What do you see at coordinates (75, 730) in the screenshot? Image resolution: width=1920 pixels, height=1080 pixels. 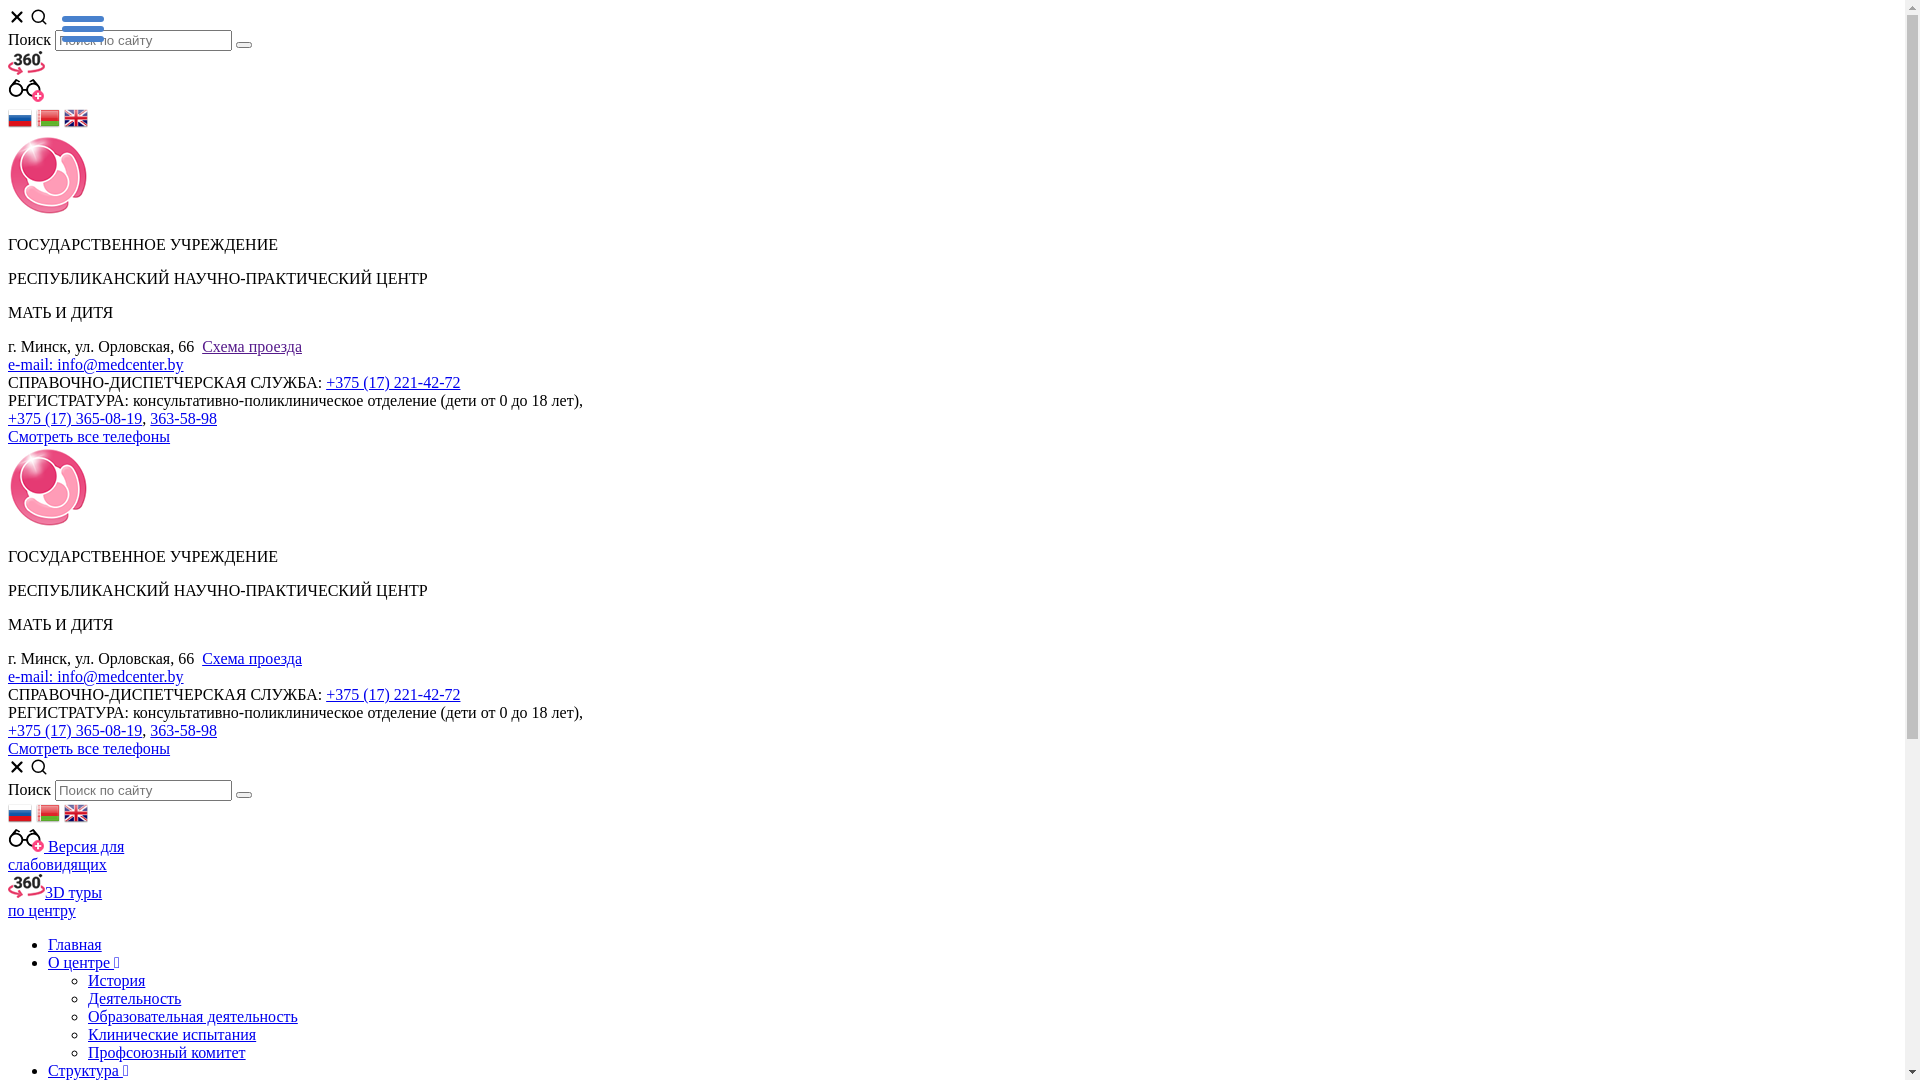 I see `'+375 (17) 365-08-19'` at bounding box center [75, 730].